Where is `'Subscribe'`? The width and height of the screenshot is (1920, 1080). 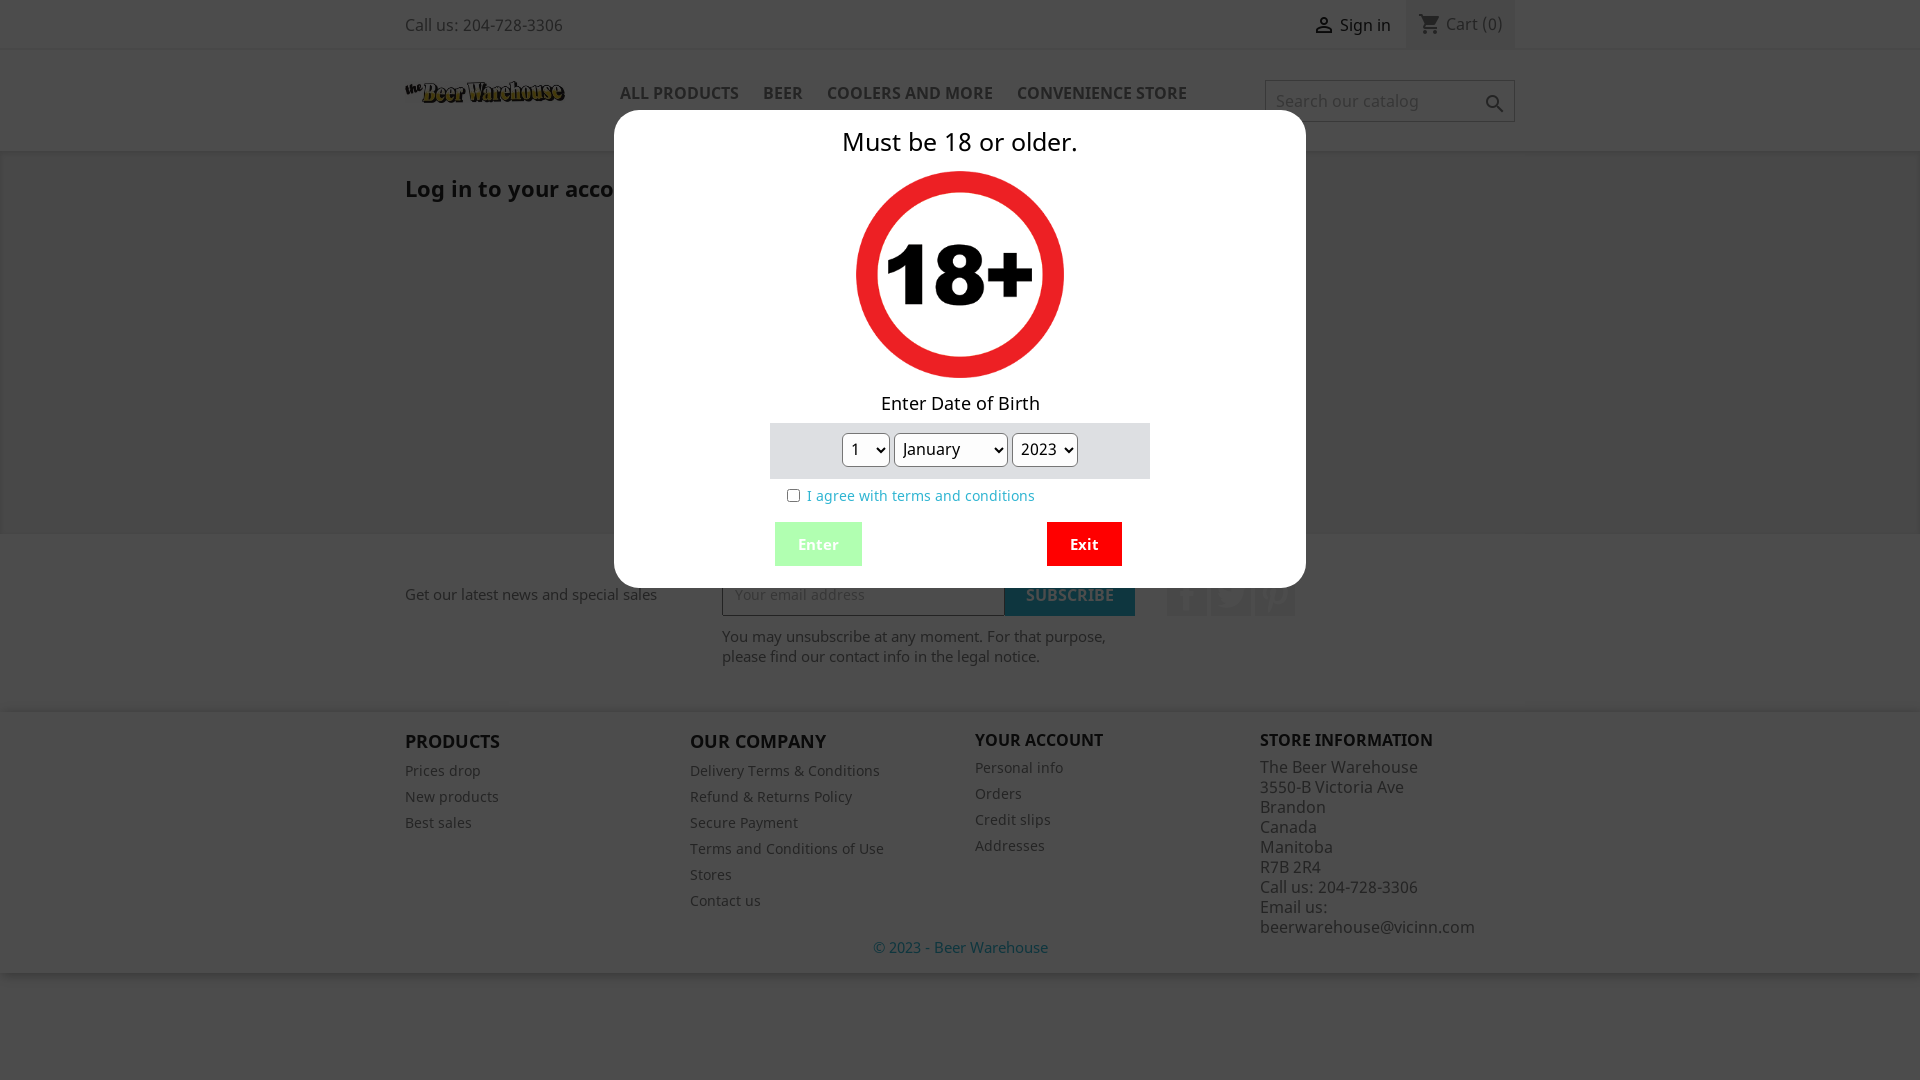
'Subscribe' is located at coordinates (1004, 593).